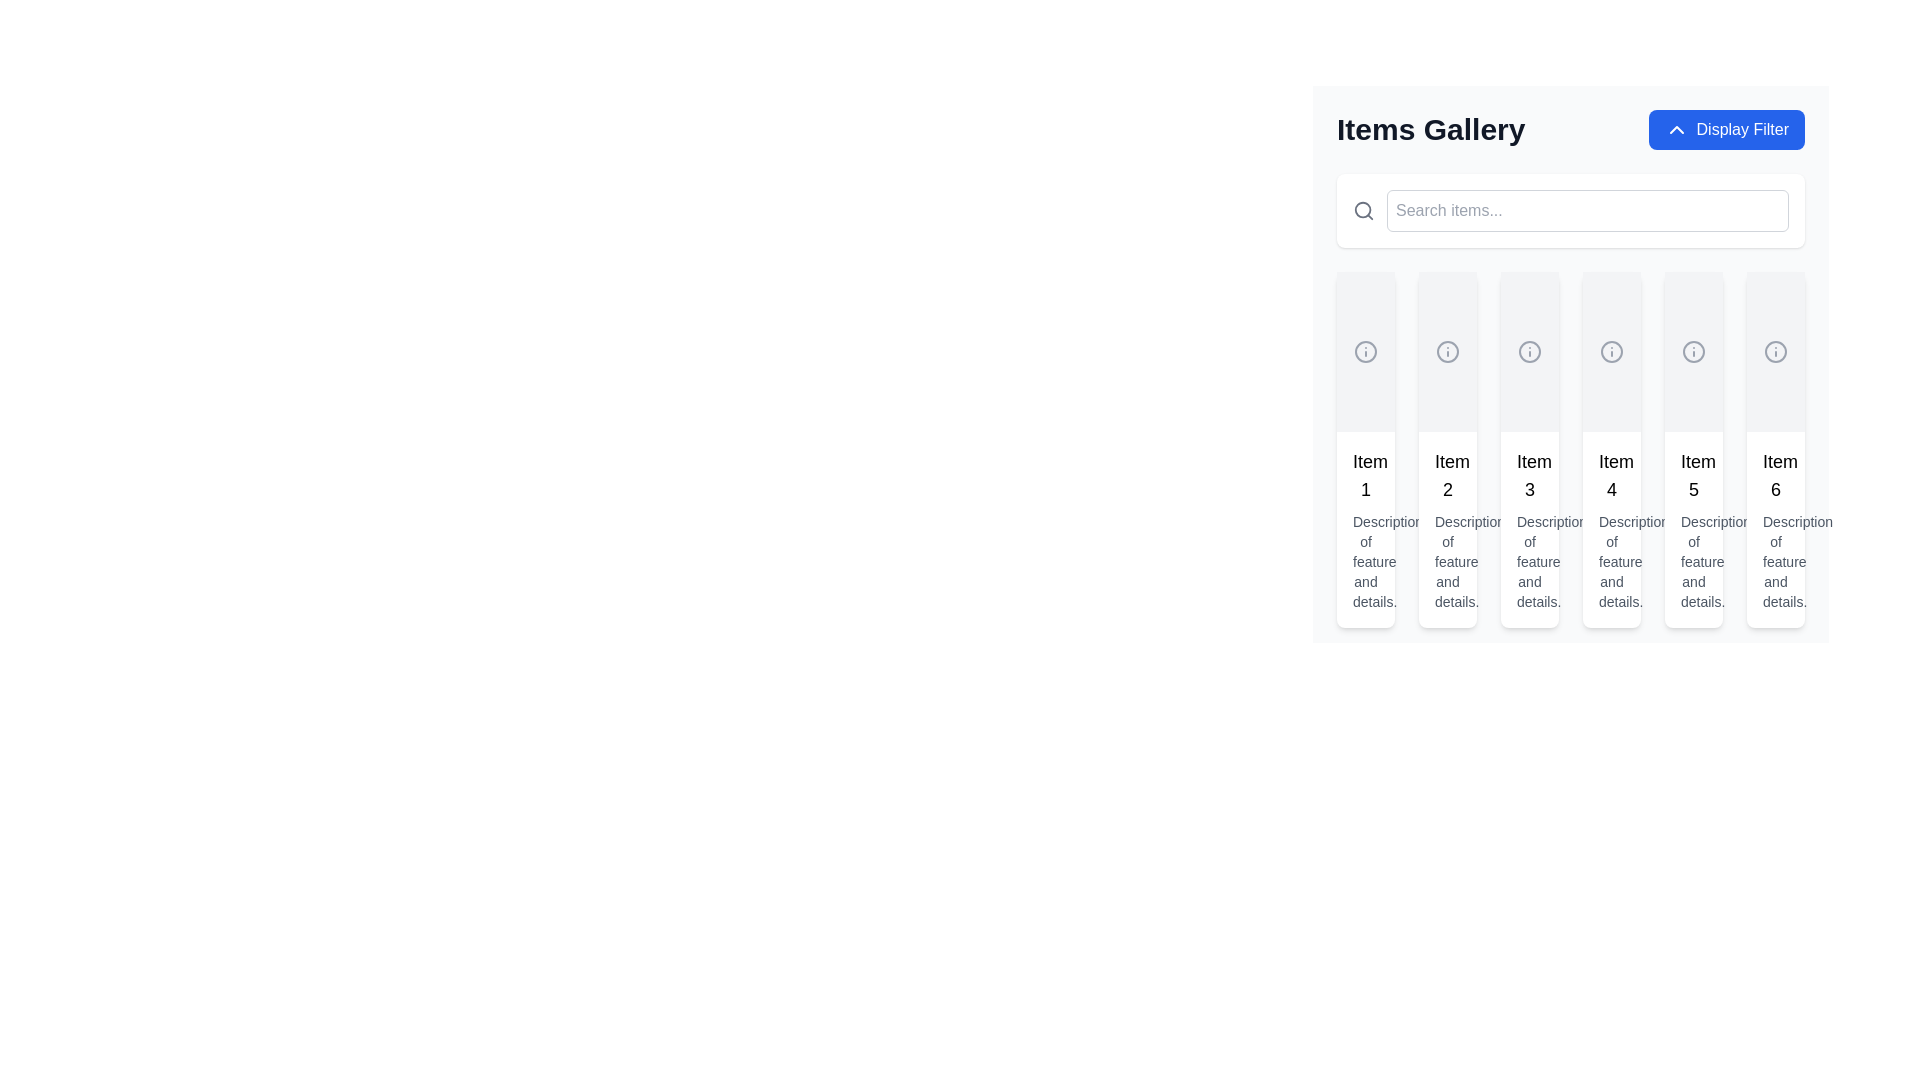 This screenshot has width=1920, height=1080. Describe the element at coordinates (1448, 350) in the screenshot. I see `the circular icon with an exclamation mark located in the upper central area of the card labeled 'Item 2'` at that location.